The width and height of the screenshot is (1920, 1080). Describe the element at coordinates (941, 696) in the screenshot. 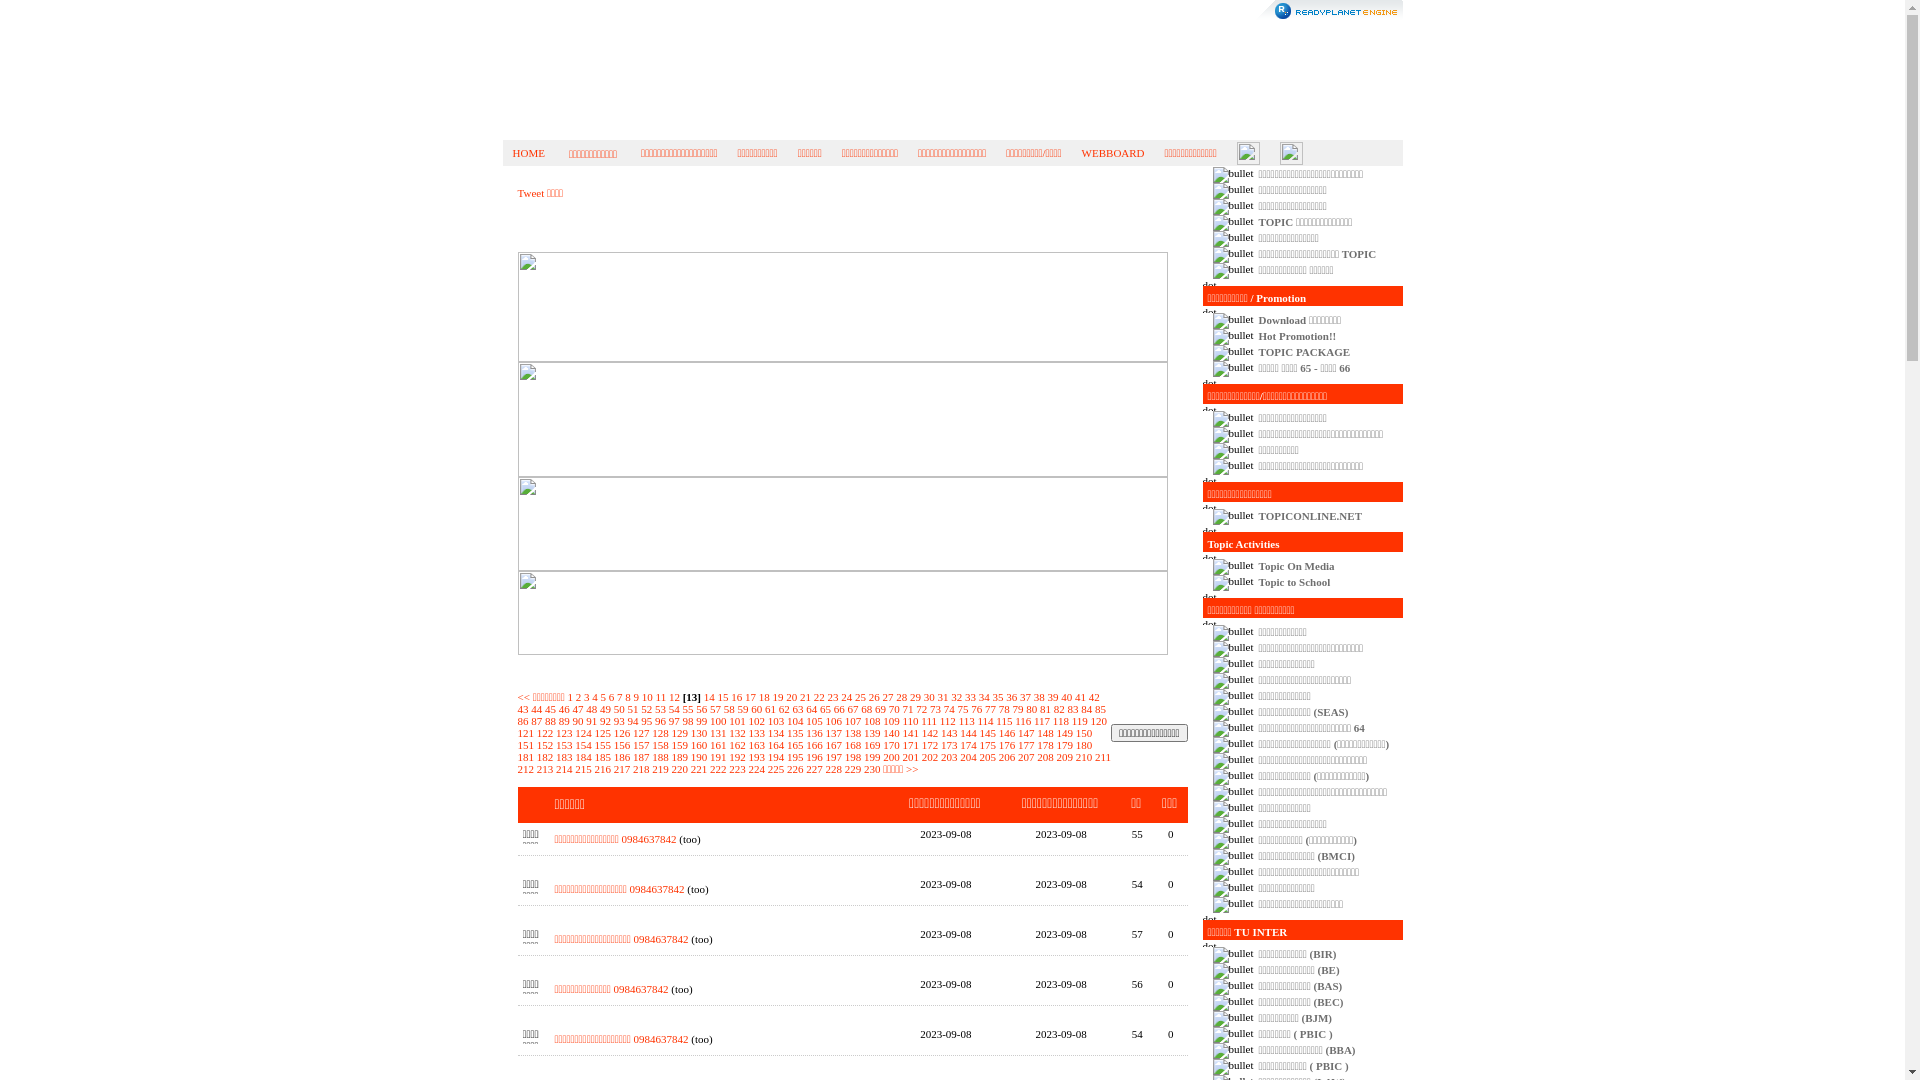

I see `'31'` at that location.